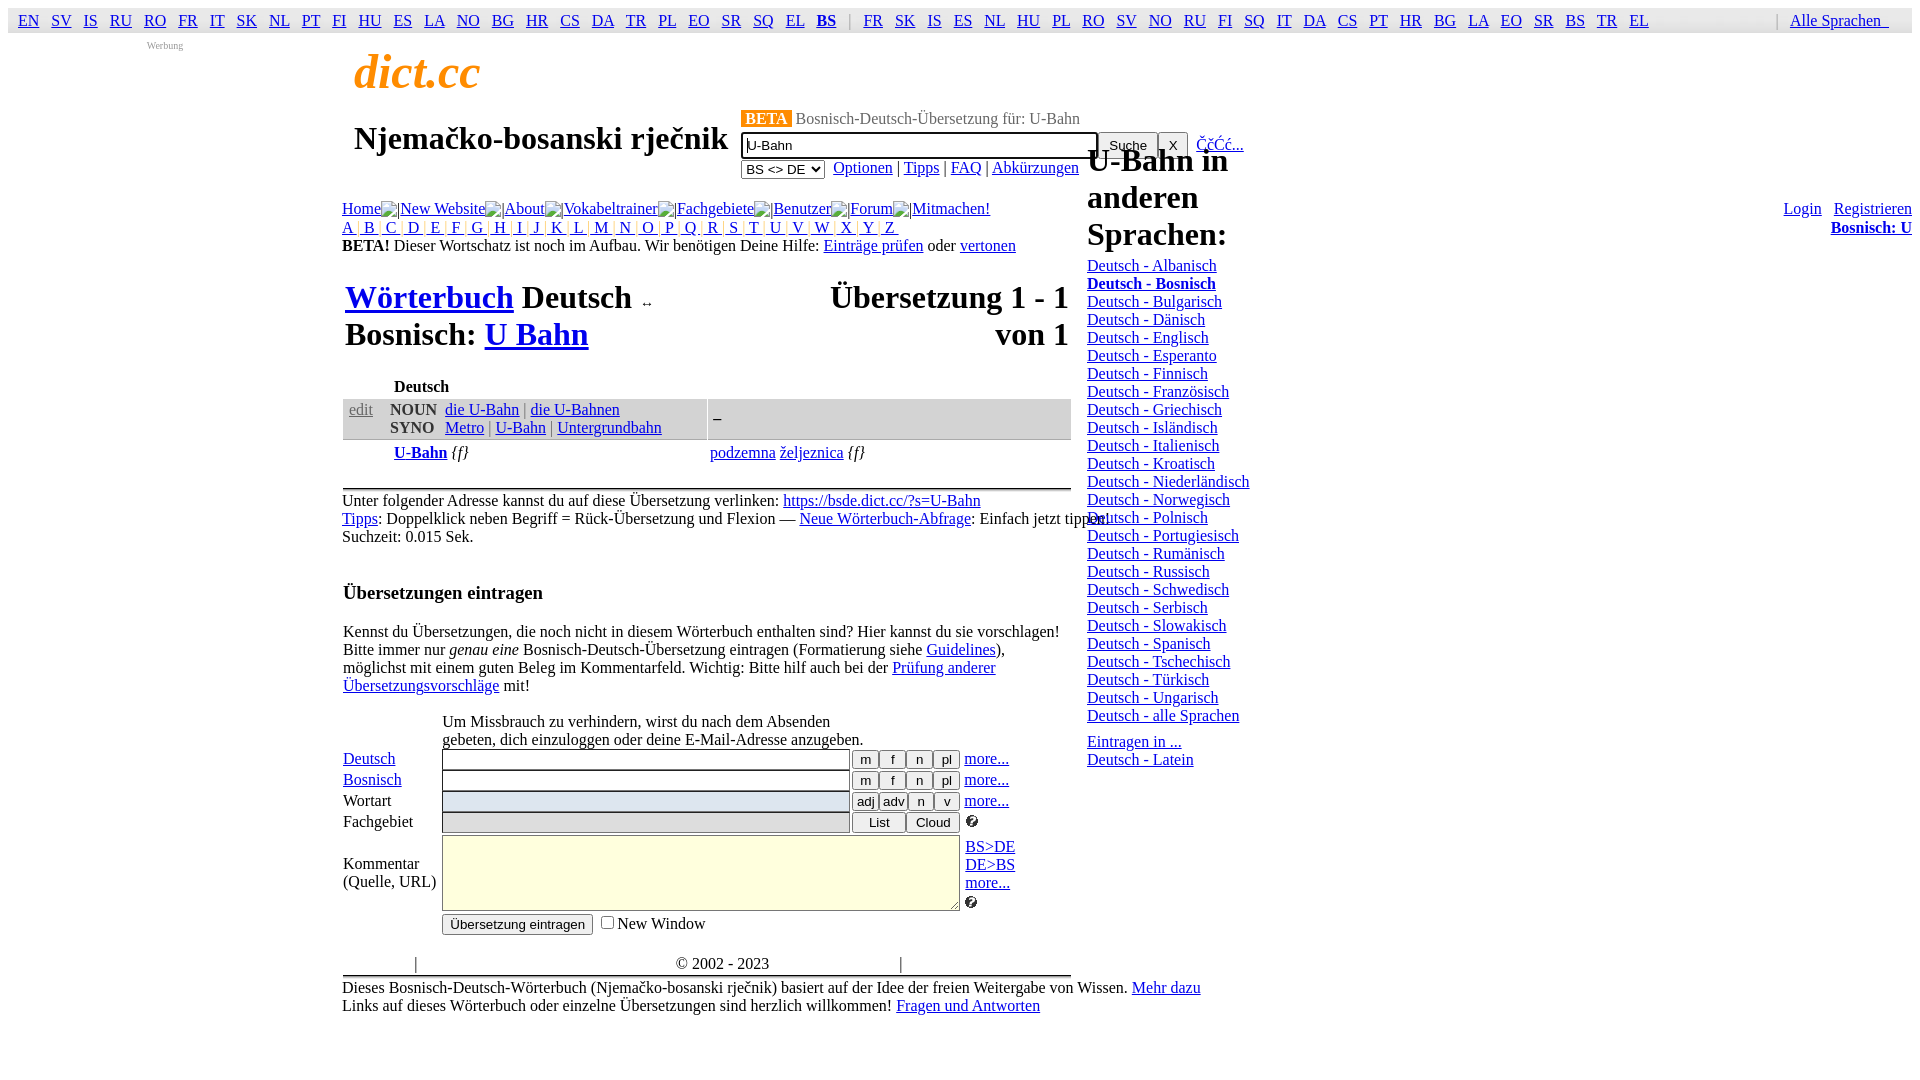 Image resolution: width=1920 pixels, height=1080 pixels. I want to click on 'Fachgebiete', so click(676, 208).